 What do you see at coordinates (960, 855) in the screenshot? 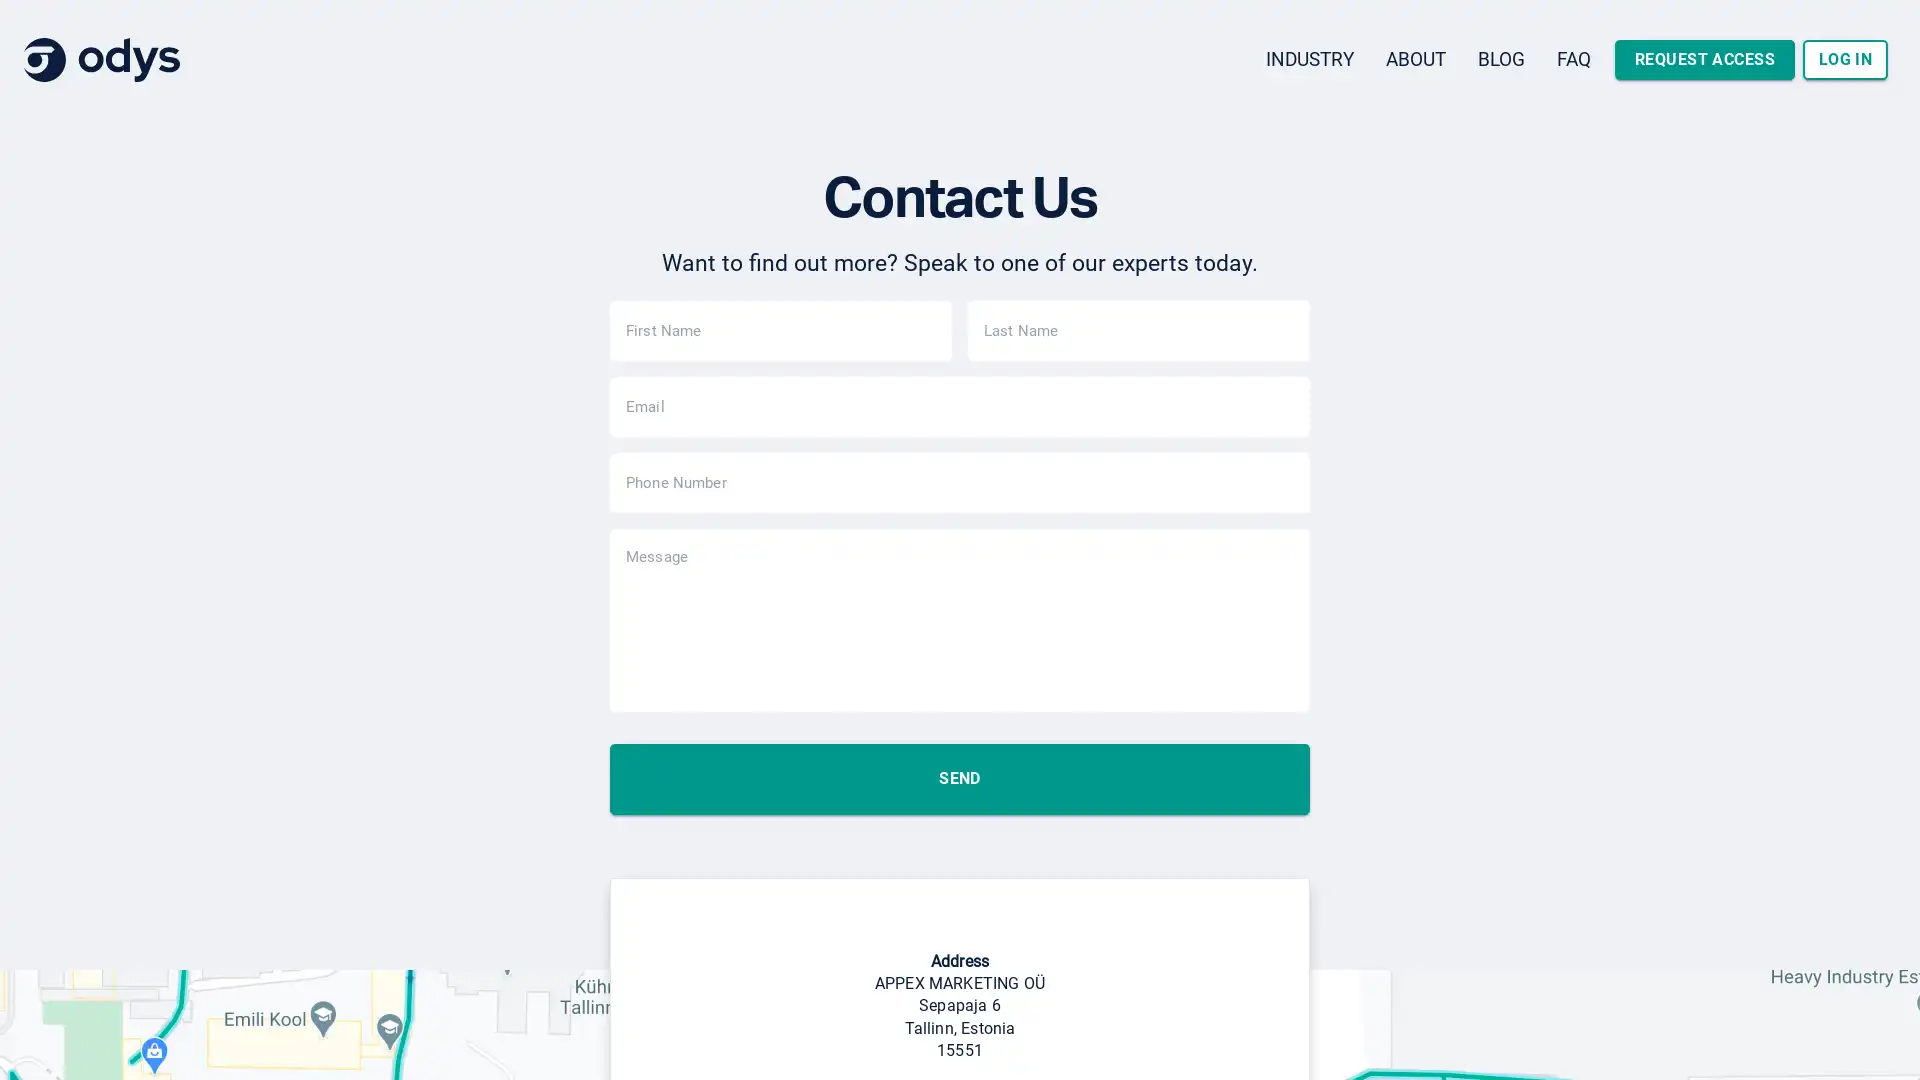
I see `SEND` at bounding box center [960, 855].